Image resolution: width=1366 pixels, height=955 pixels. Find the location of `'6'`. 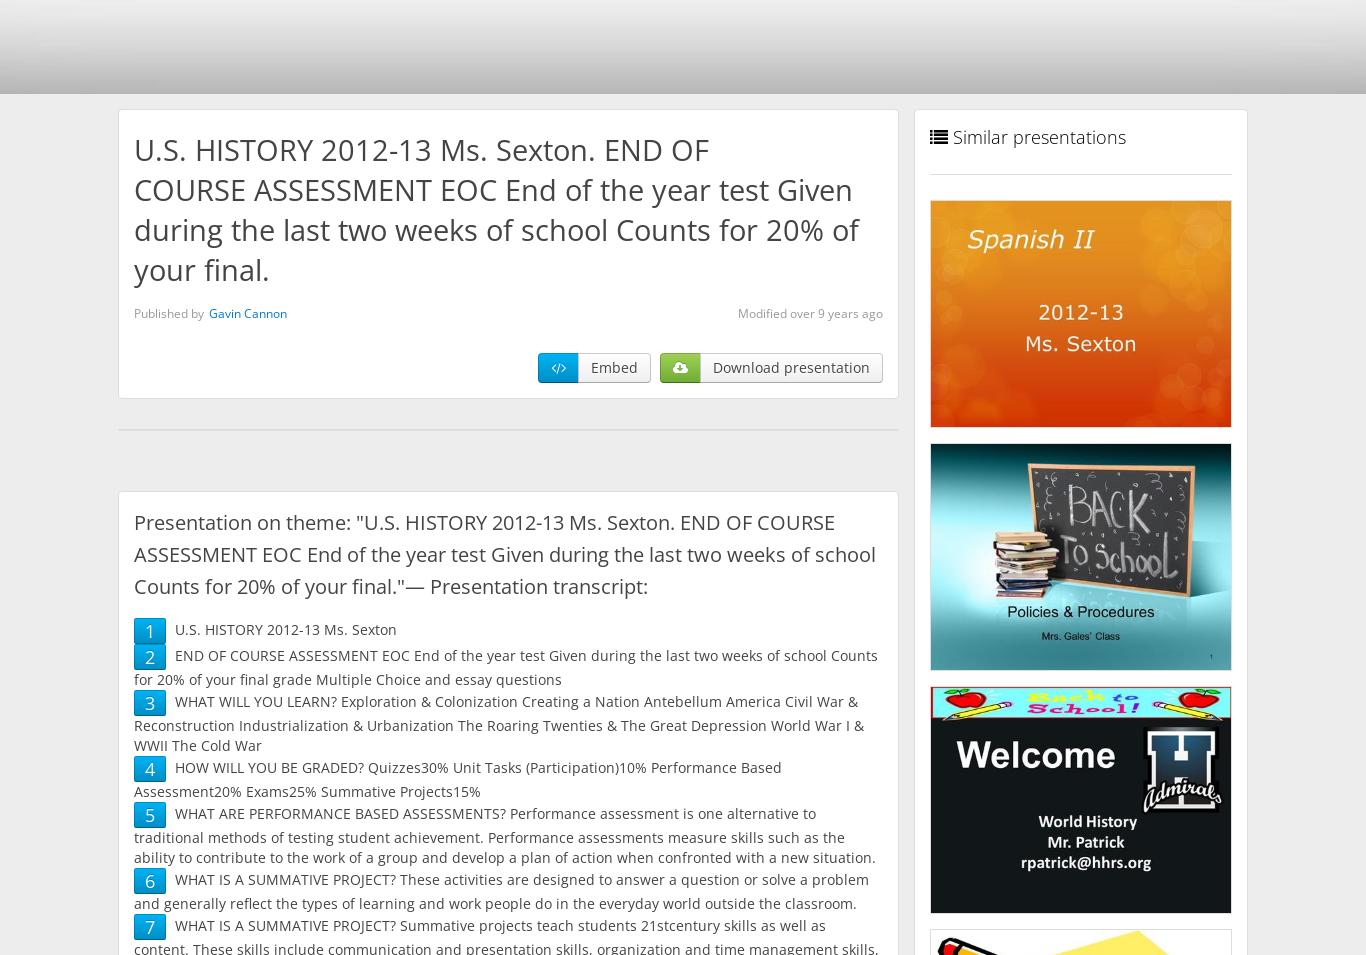

'6' is located at coordinates (148, 880).